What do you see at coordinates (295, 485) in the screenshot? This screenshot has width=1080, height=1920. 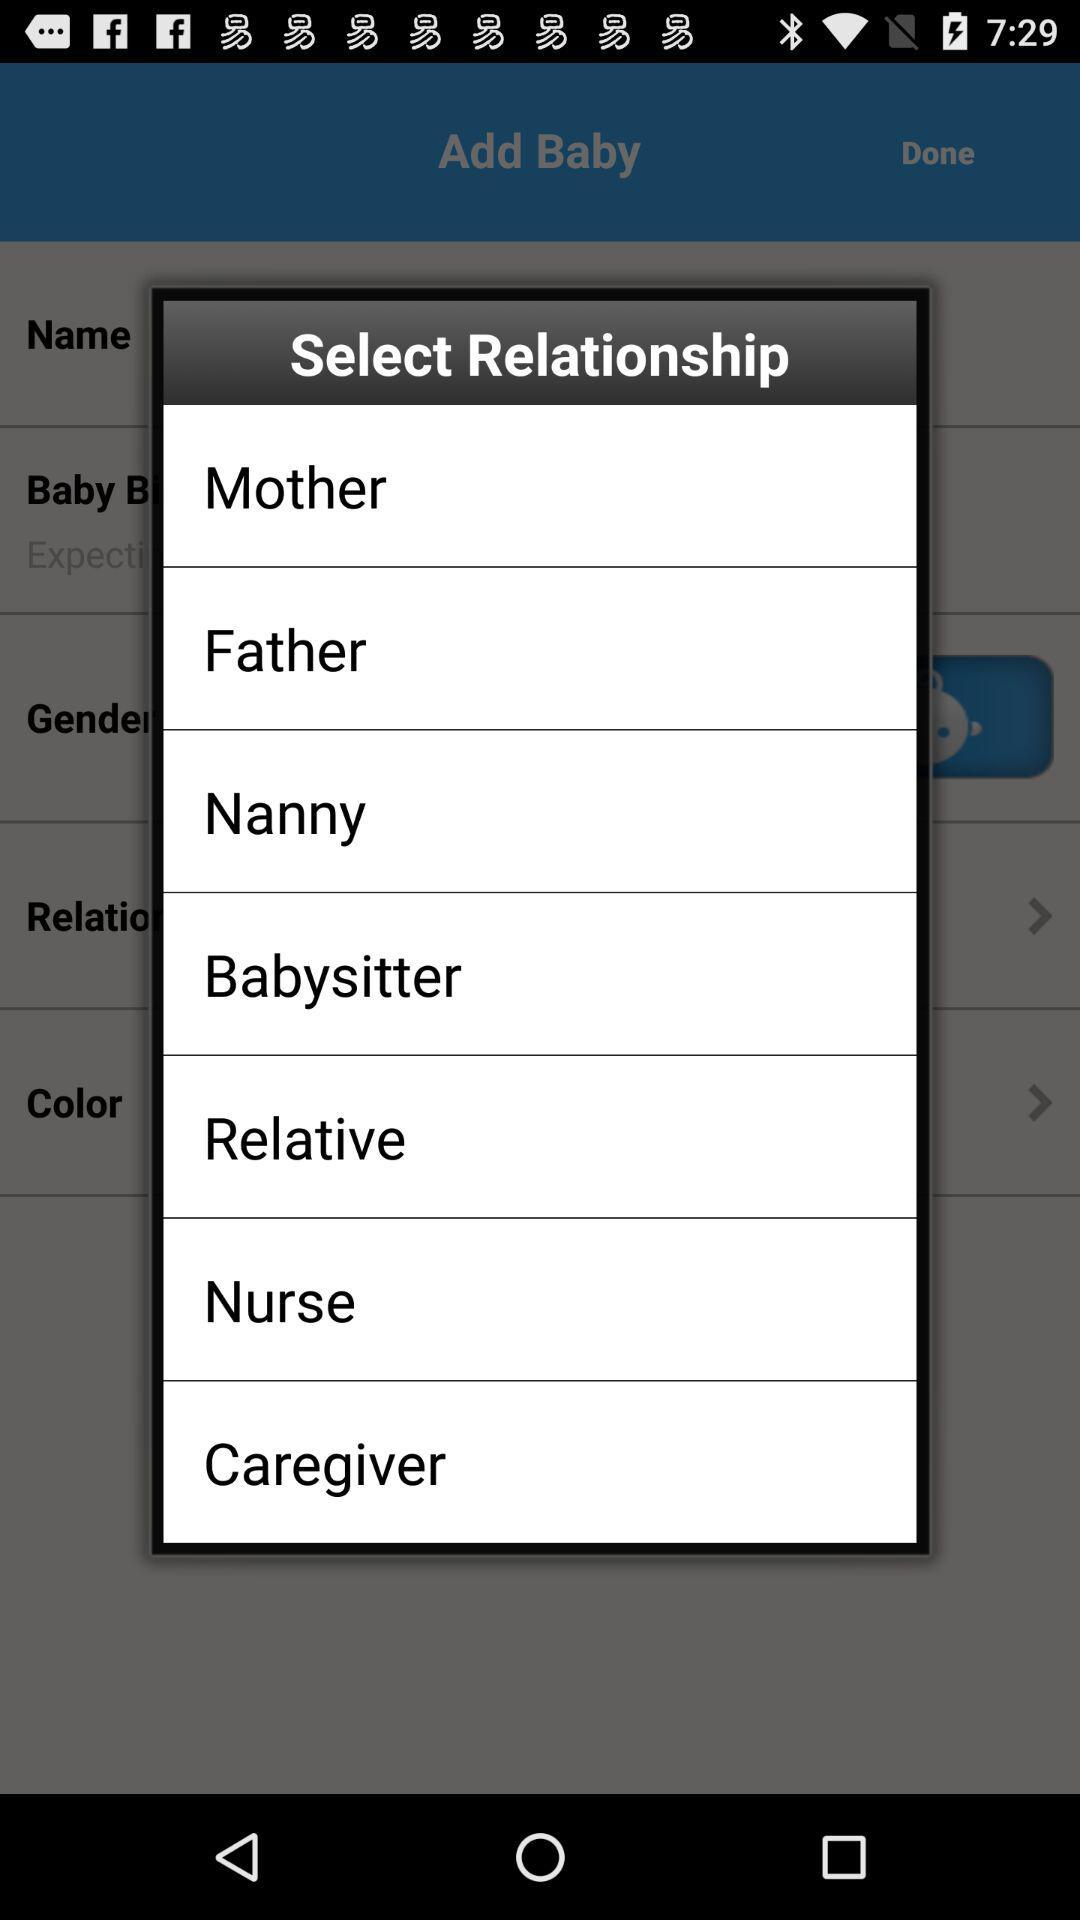 I see `the app at the top left corner` at bounding box center [295, 485].